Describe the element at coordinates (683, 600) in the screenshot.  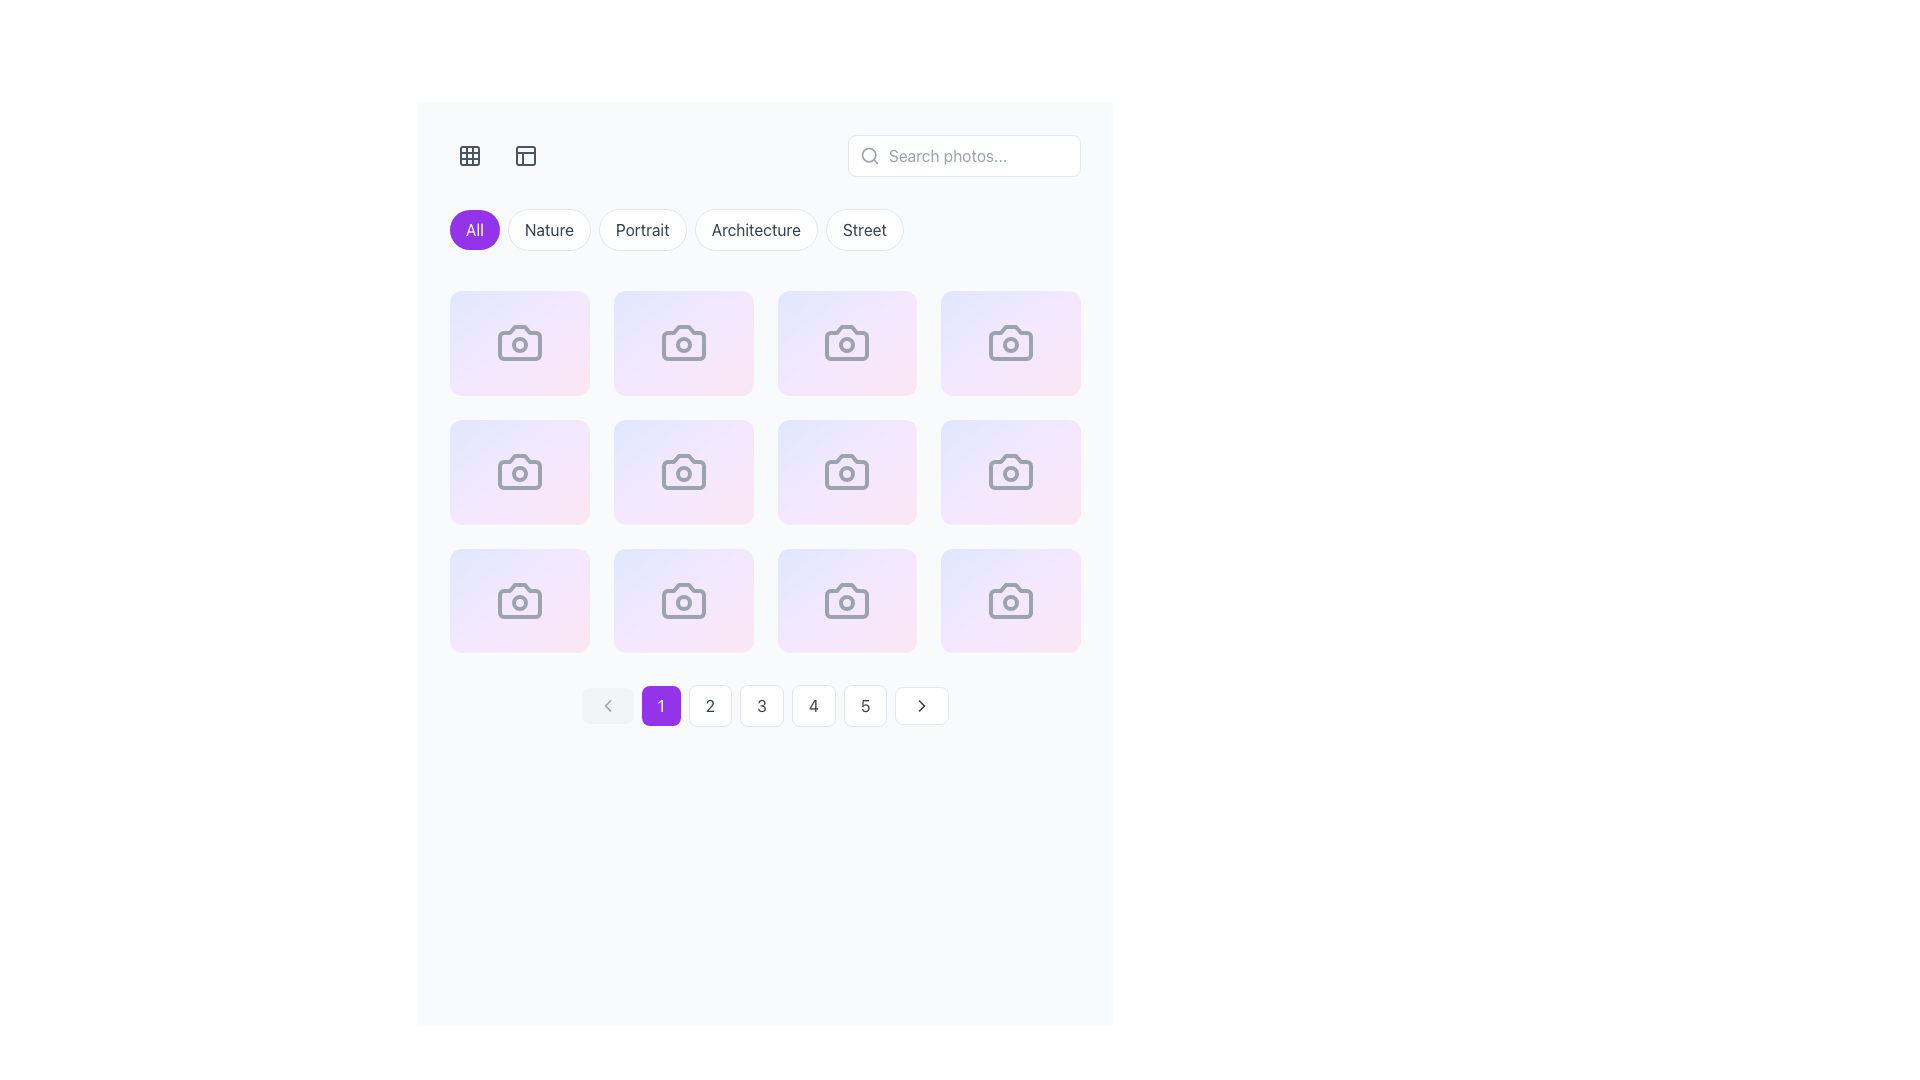
I see `on the central icon in the bottom row of the grid that indicates a media-related action` at that location.